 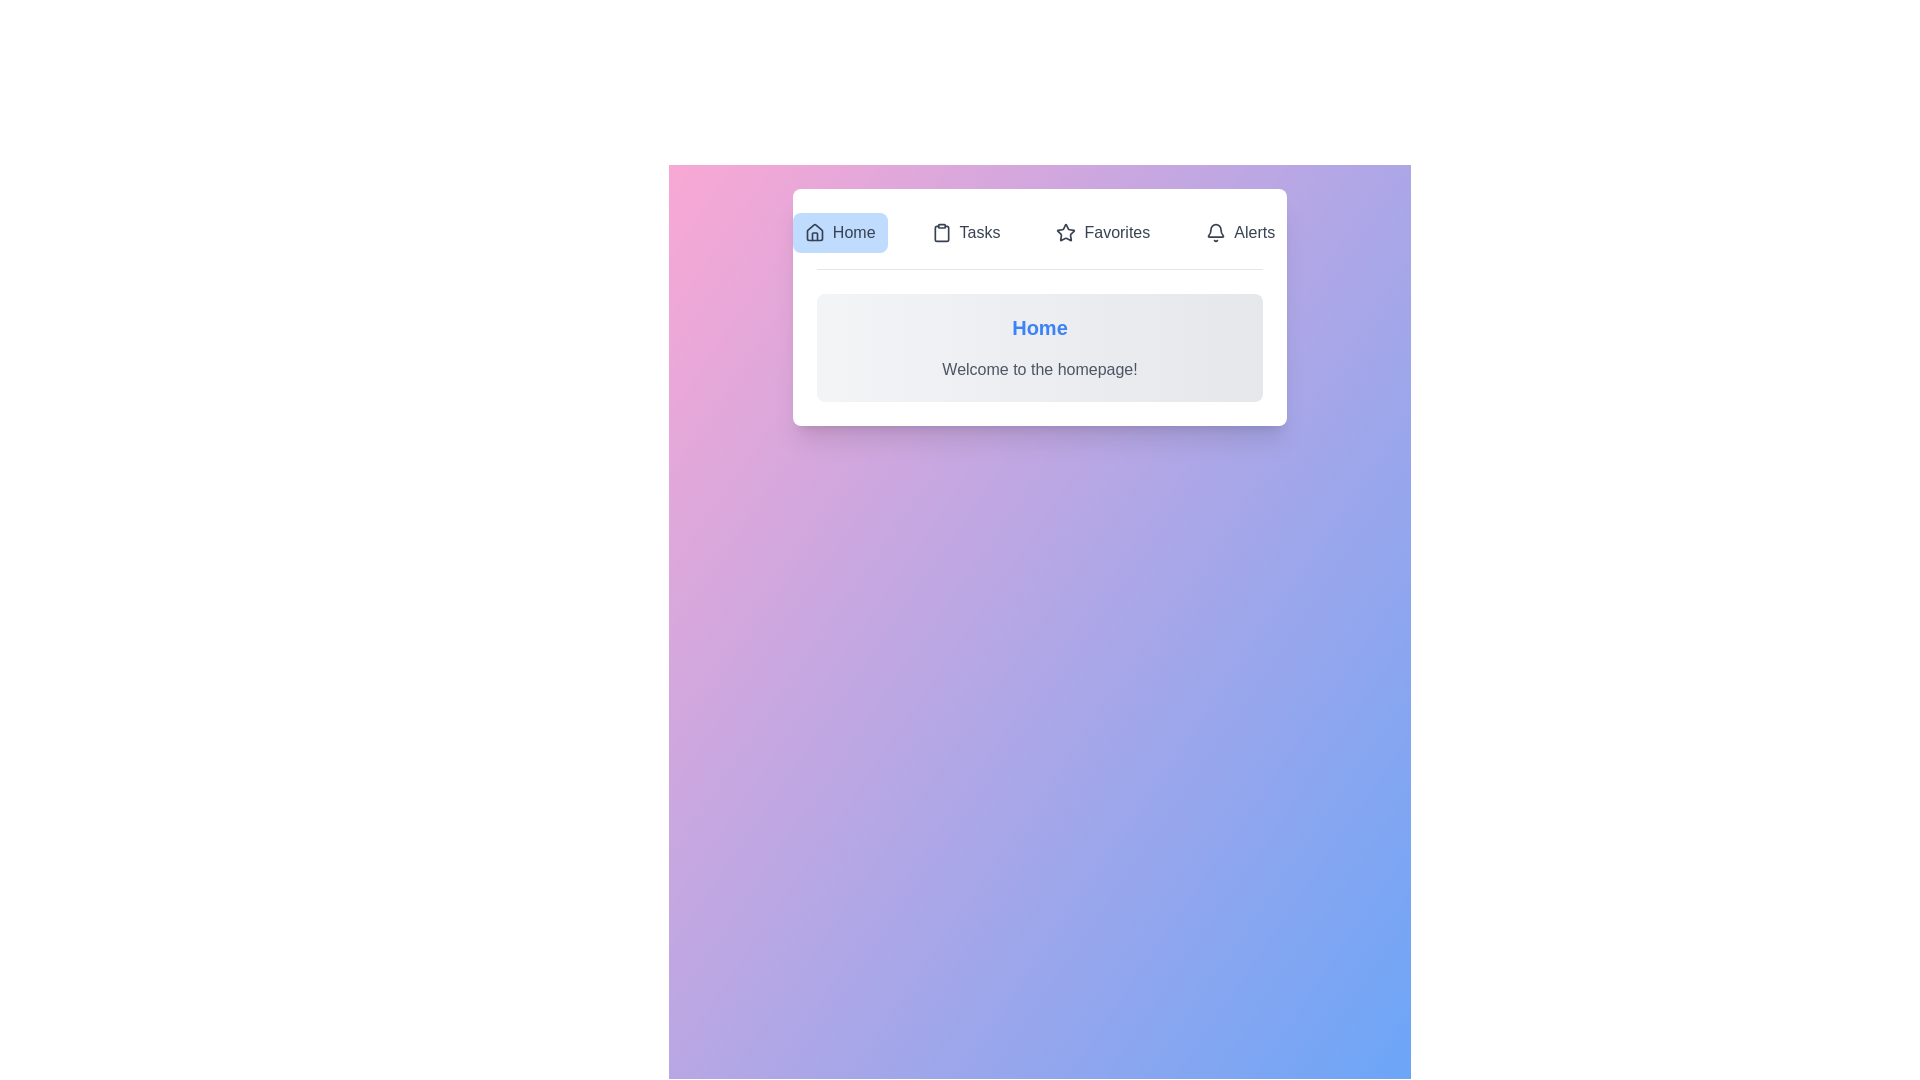 I want to click on the tab labeled Home to view its content, so click(x=840, y=231).